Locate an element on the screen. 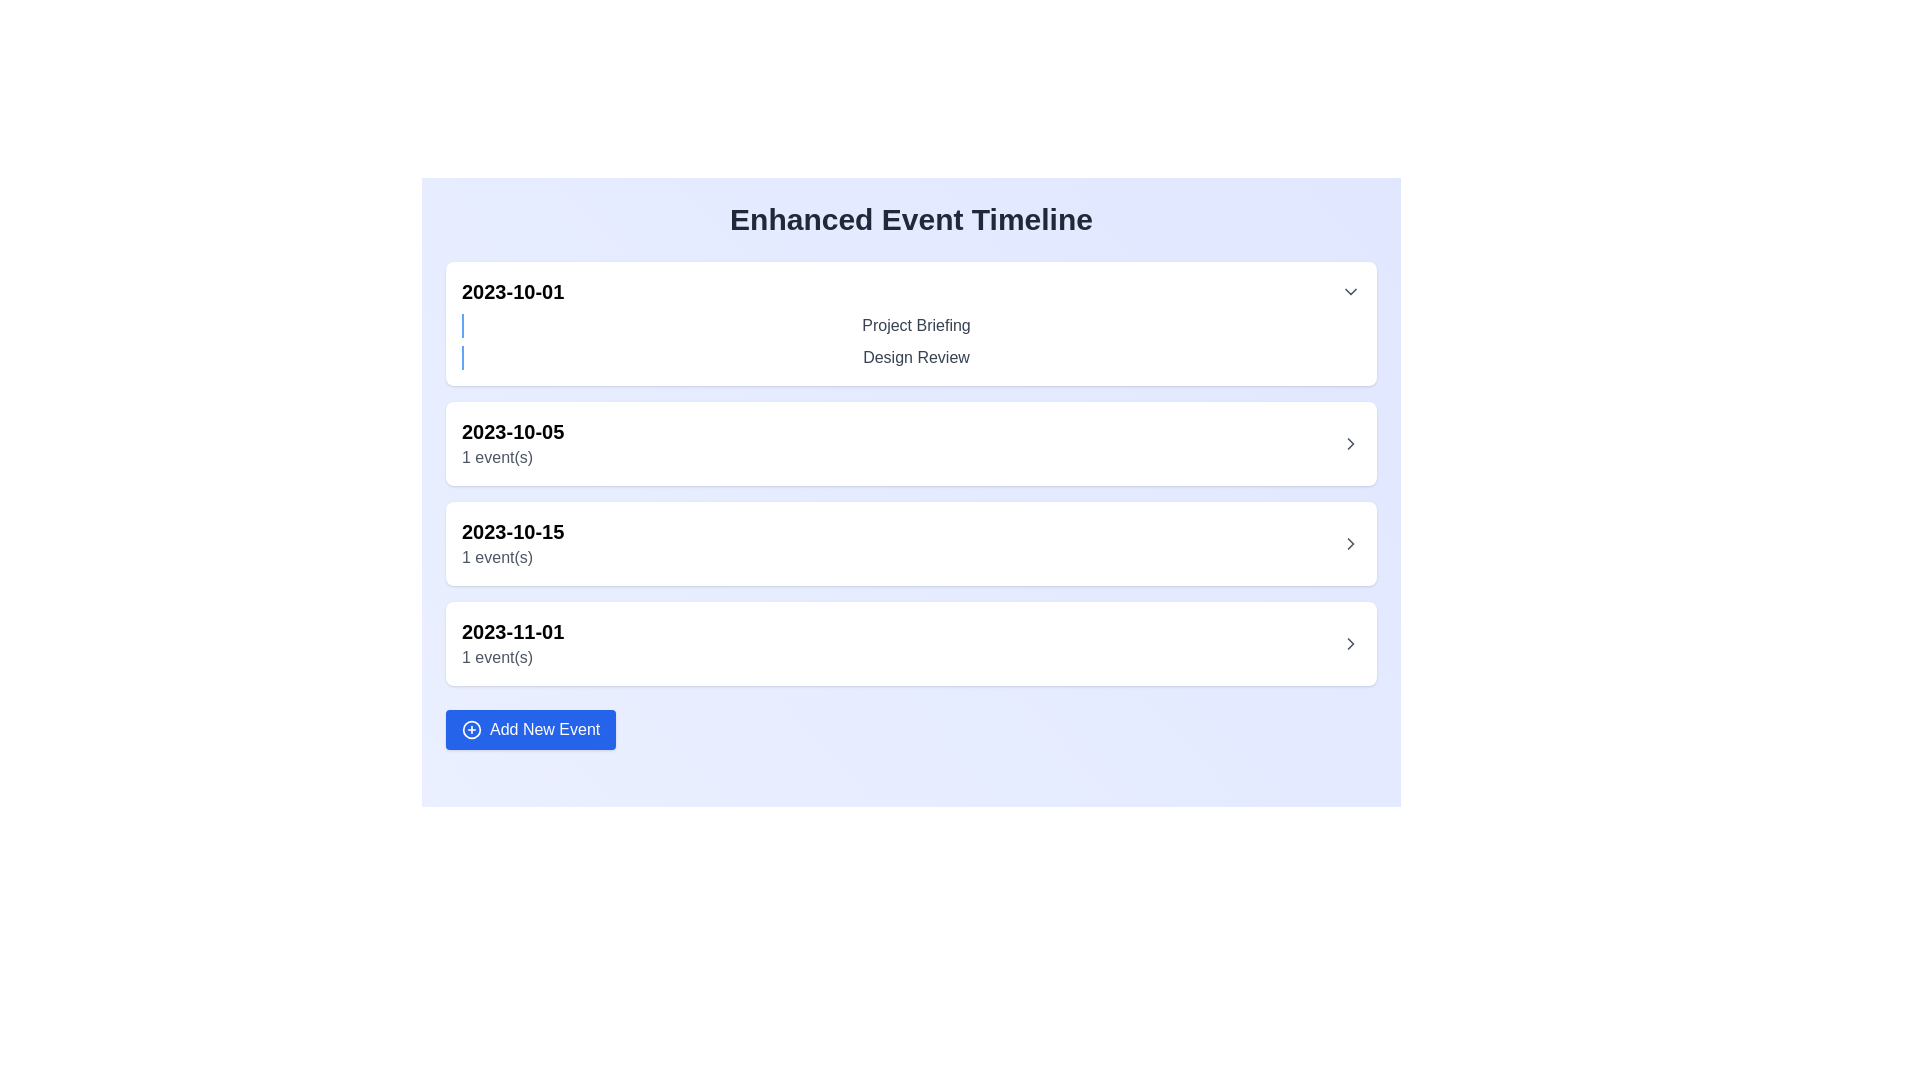 The width and height of the screenshot is (1920, 1080). the right-facing chevron icon styled in gray, located at the far right side of the list item for the date '2023-11-01' is located at coordinates (1350, 644).